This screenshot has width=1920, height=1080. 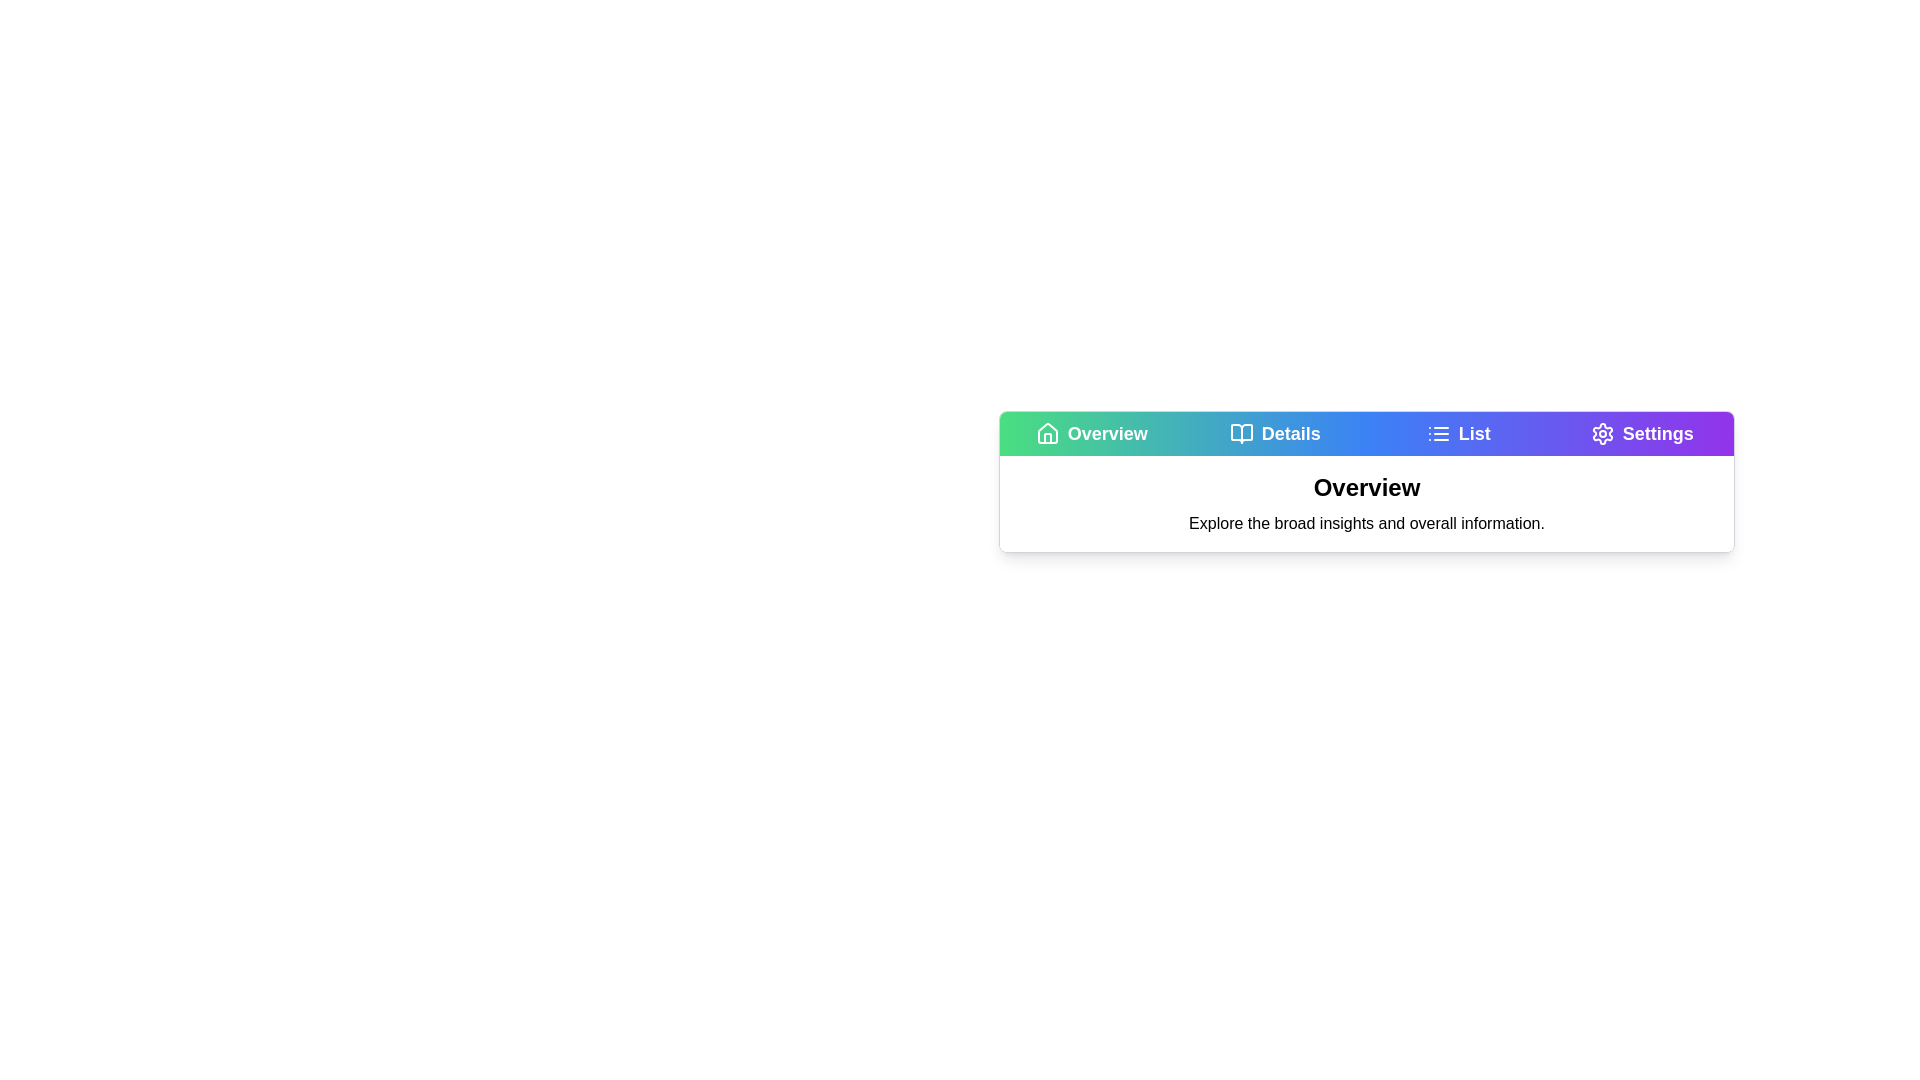 What do you see at coordinates (1437, 433) in the screenshot?
I see `the 'List' menu icon located in the menu bar, which is the third item from the left` at bounding box center [1437, 433].